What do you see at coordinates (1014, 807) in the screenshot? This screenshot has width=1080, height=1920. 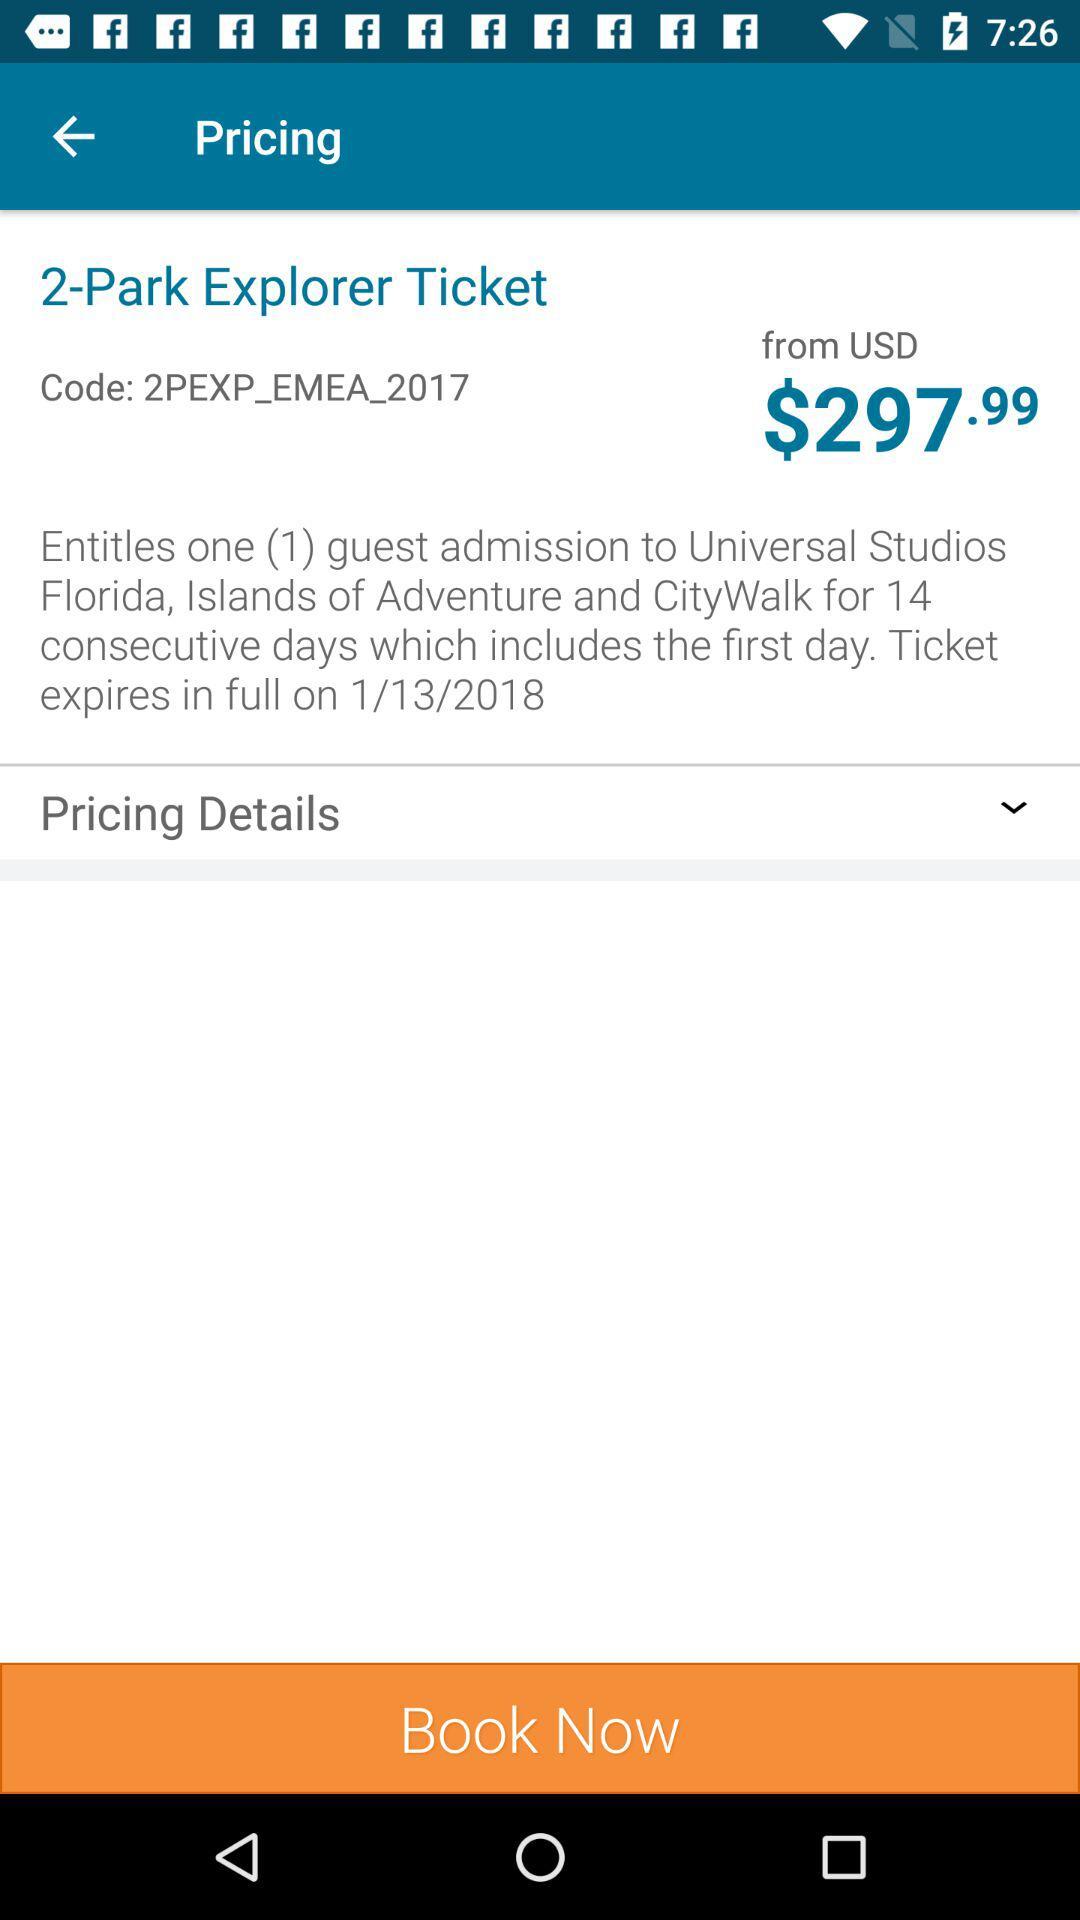 I see `drop down option` at bounding box center [1014, 807].